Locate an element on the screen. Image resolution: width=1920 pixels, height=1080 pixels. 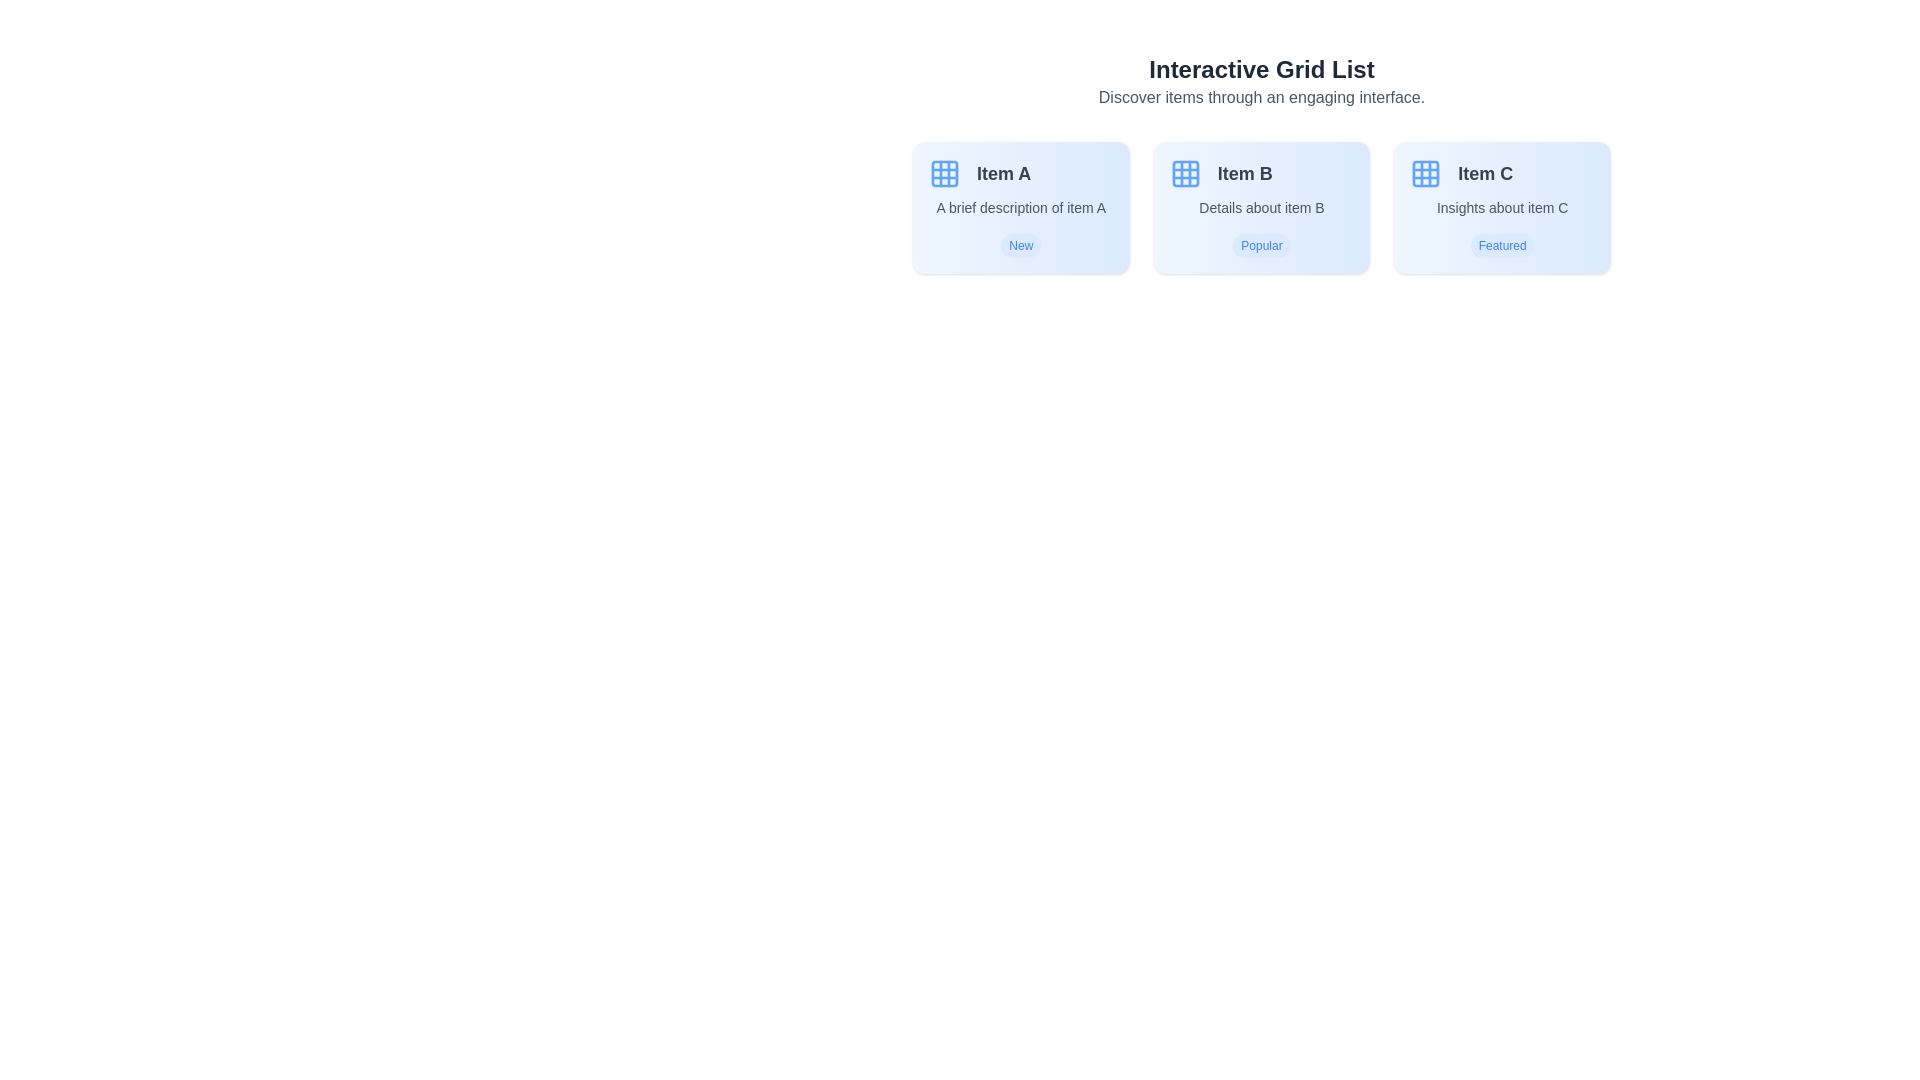
the tag associated with Item C to view its details is located at coordinates (1502, 245).